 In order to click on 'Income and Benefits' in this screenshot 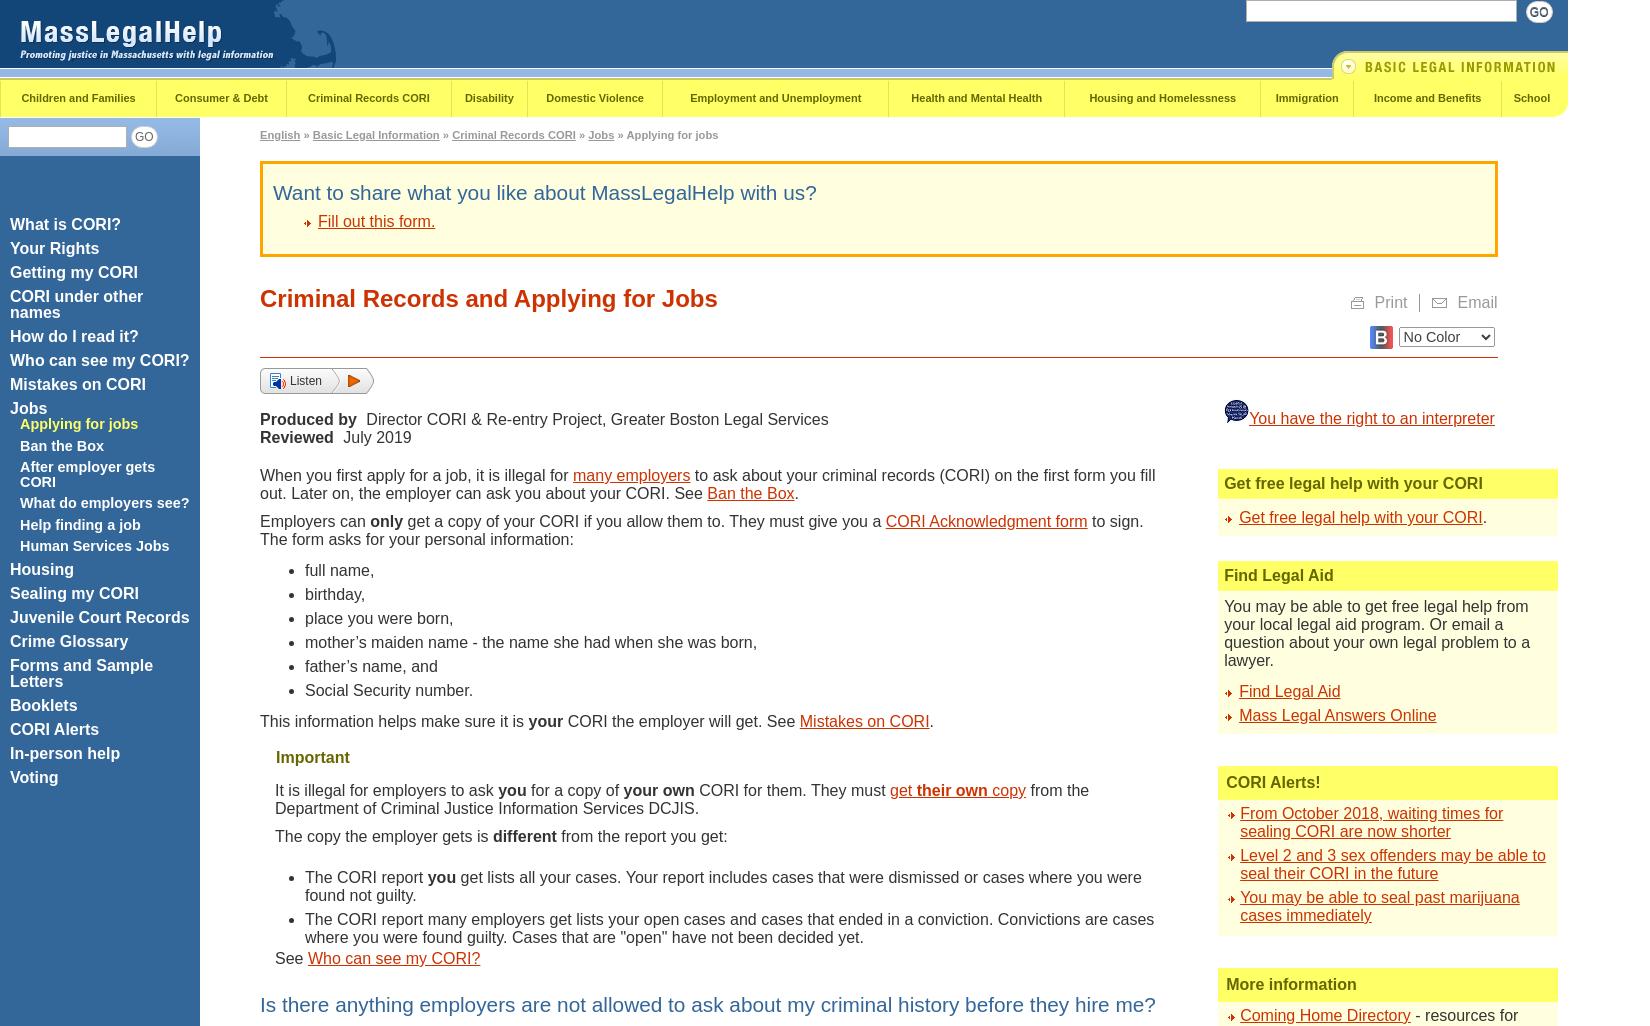, I will do `click(1425, 96)`.